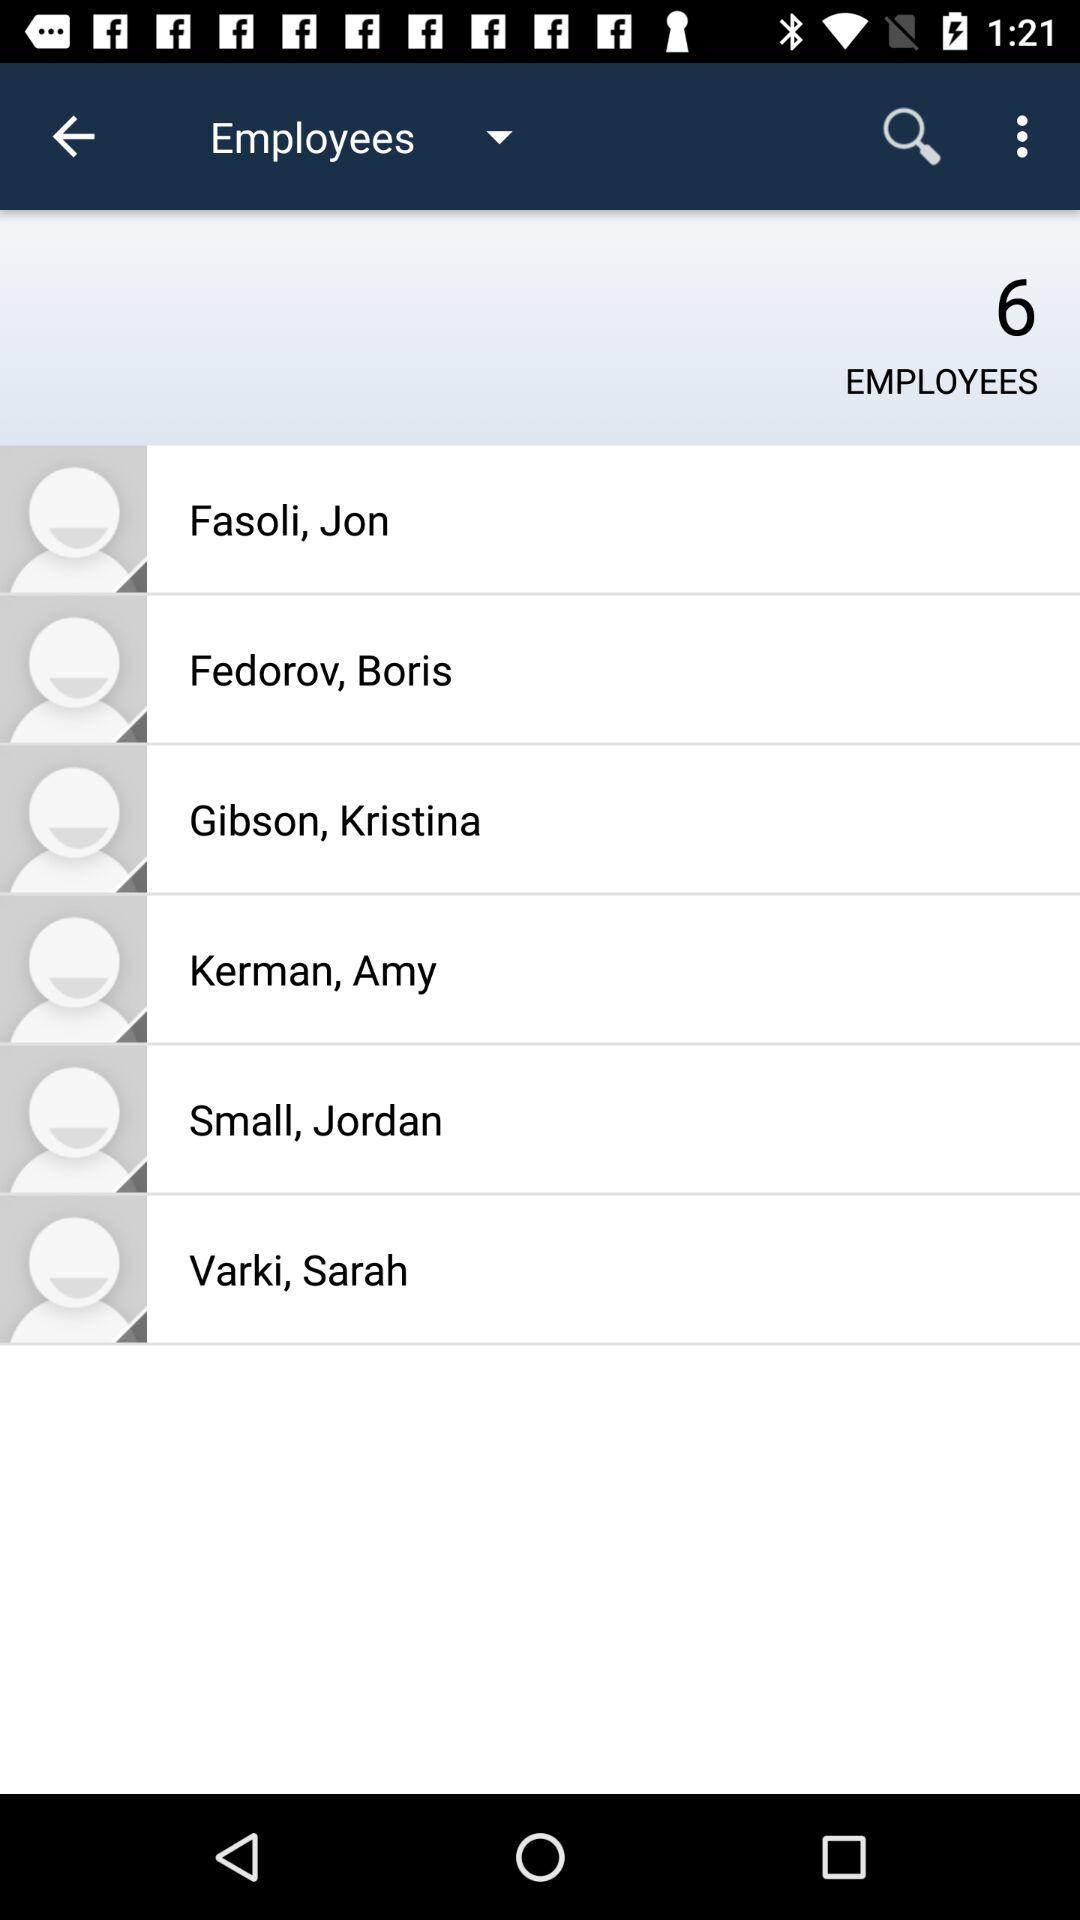 The width and height of the screenshot is (1080, 1920). What do you see at coordinates (72, 1117) in the screenshot?
I see `contact icon` at bounding box center [72, 1117].